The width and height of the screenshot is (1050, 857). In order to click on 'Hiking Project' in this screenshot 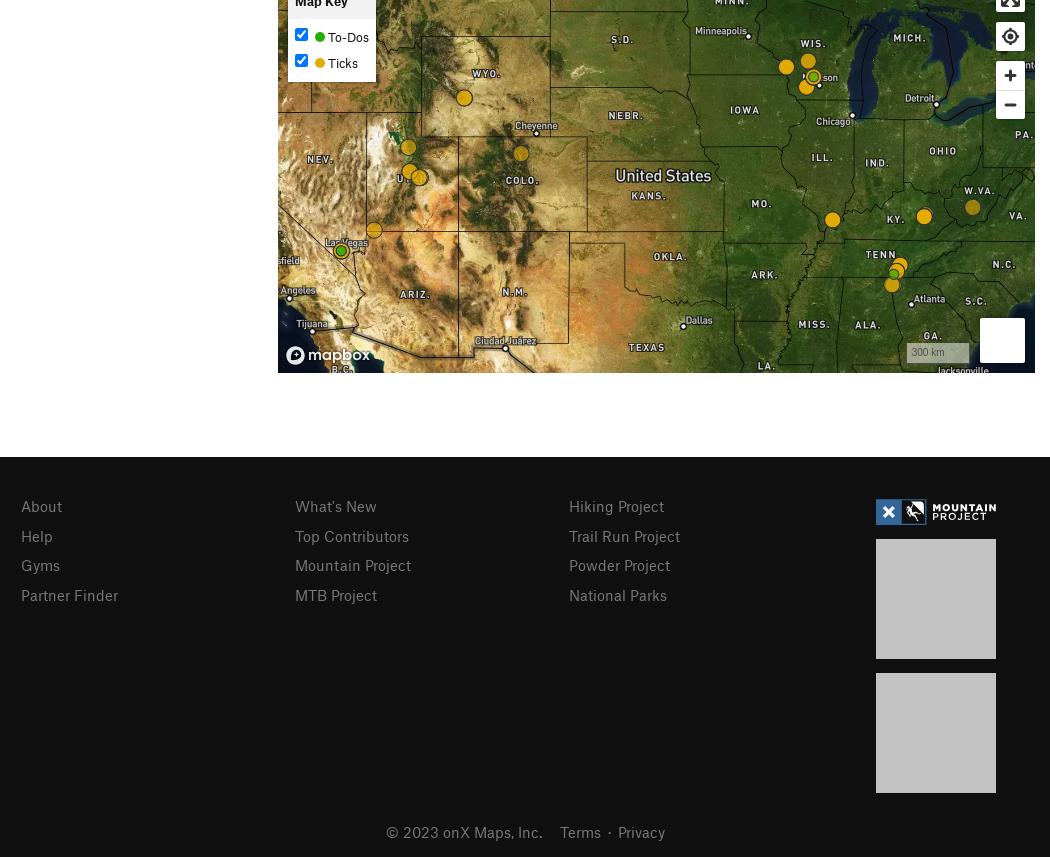, I will do `click(616, 505)`.